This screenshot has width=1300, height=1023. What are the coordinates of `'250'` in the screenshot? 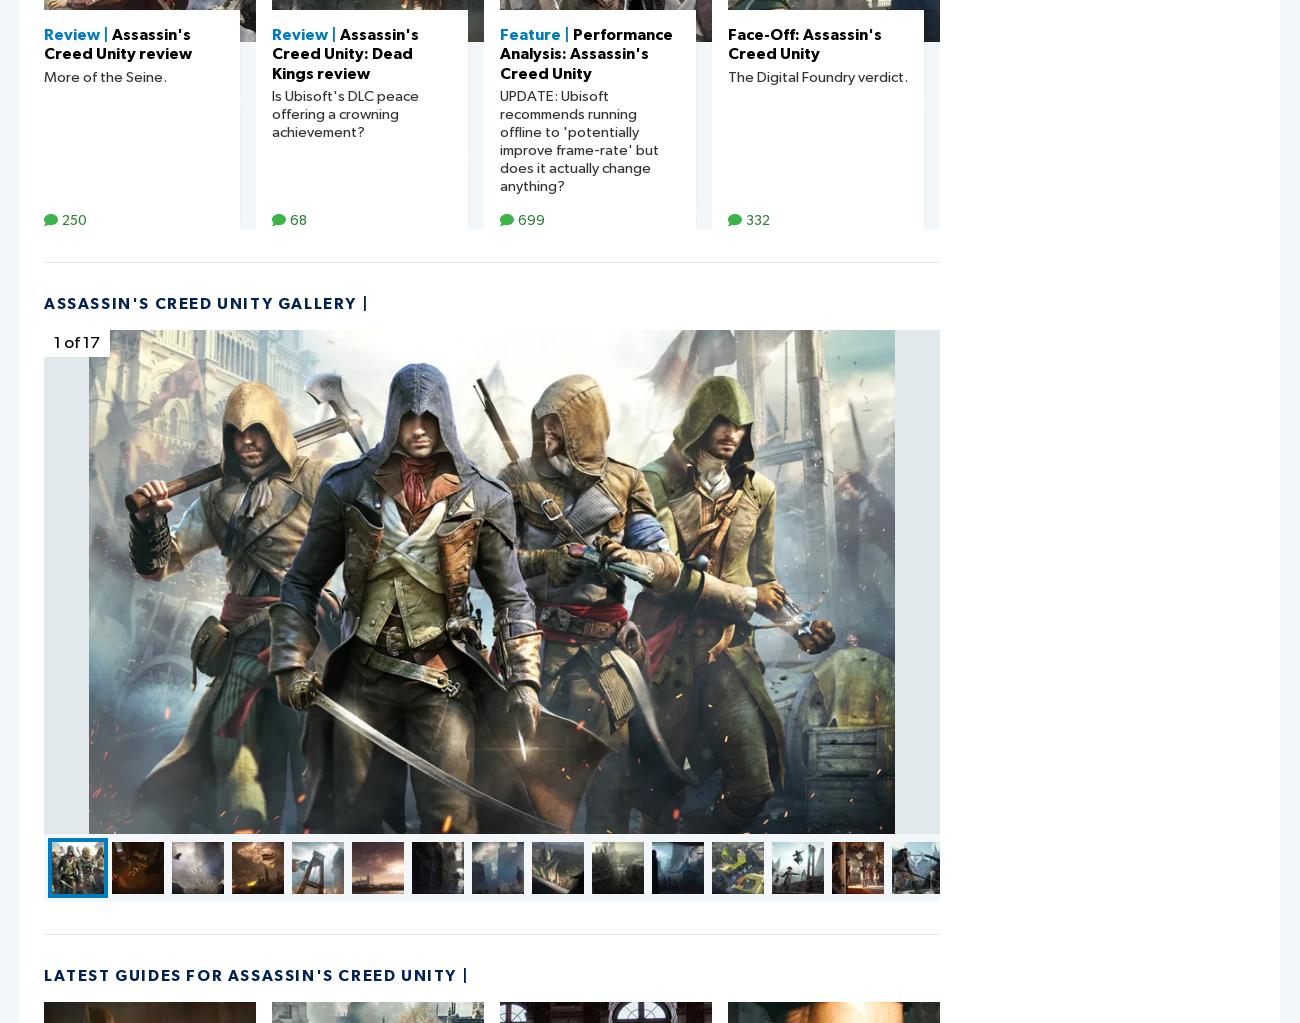 It's located at (62, 219).